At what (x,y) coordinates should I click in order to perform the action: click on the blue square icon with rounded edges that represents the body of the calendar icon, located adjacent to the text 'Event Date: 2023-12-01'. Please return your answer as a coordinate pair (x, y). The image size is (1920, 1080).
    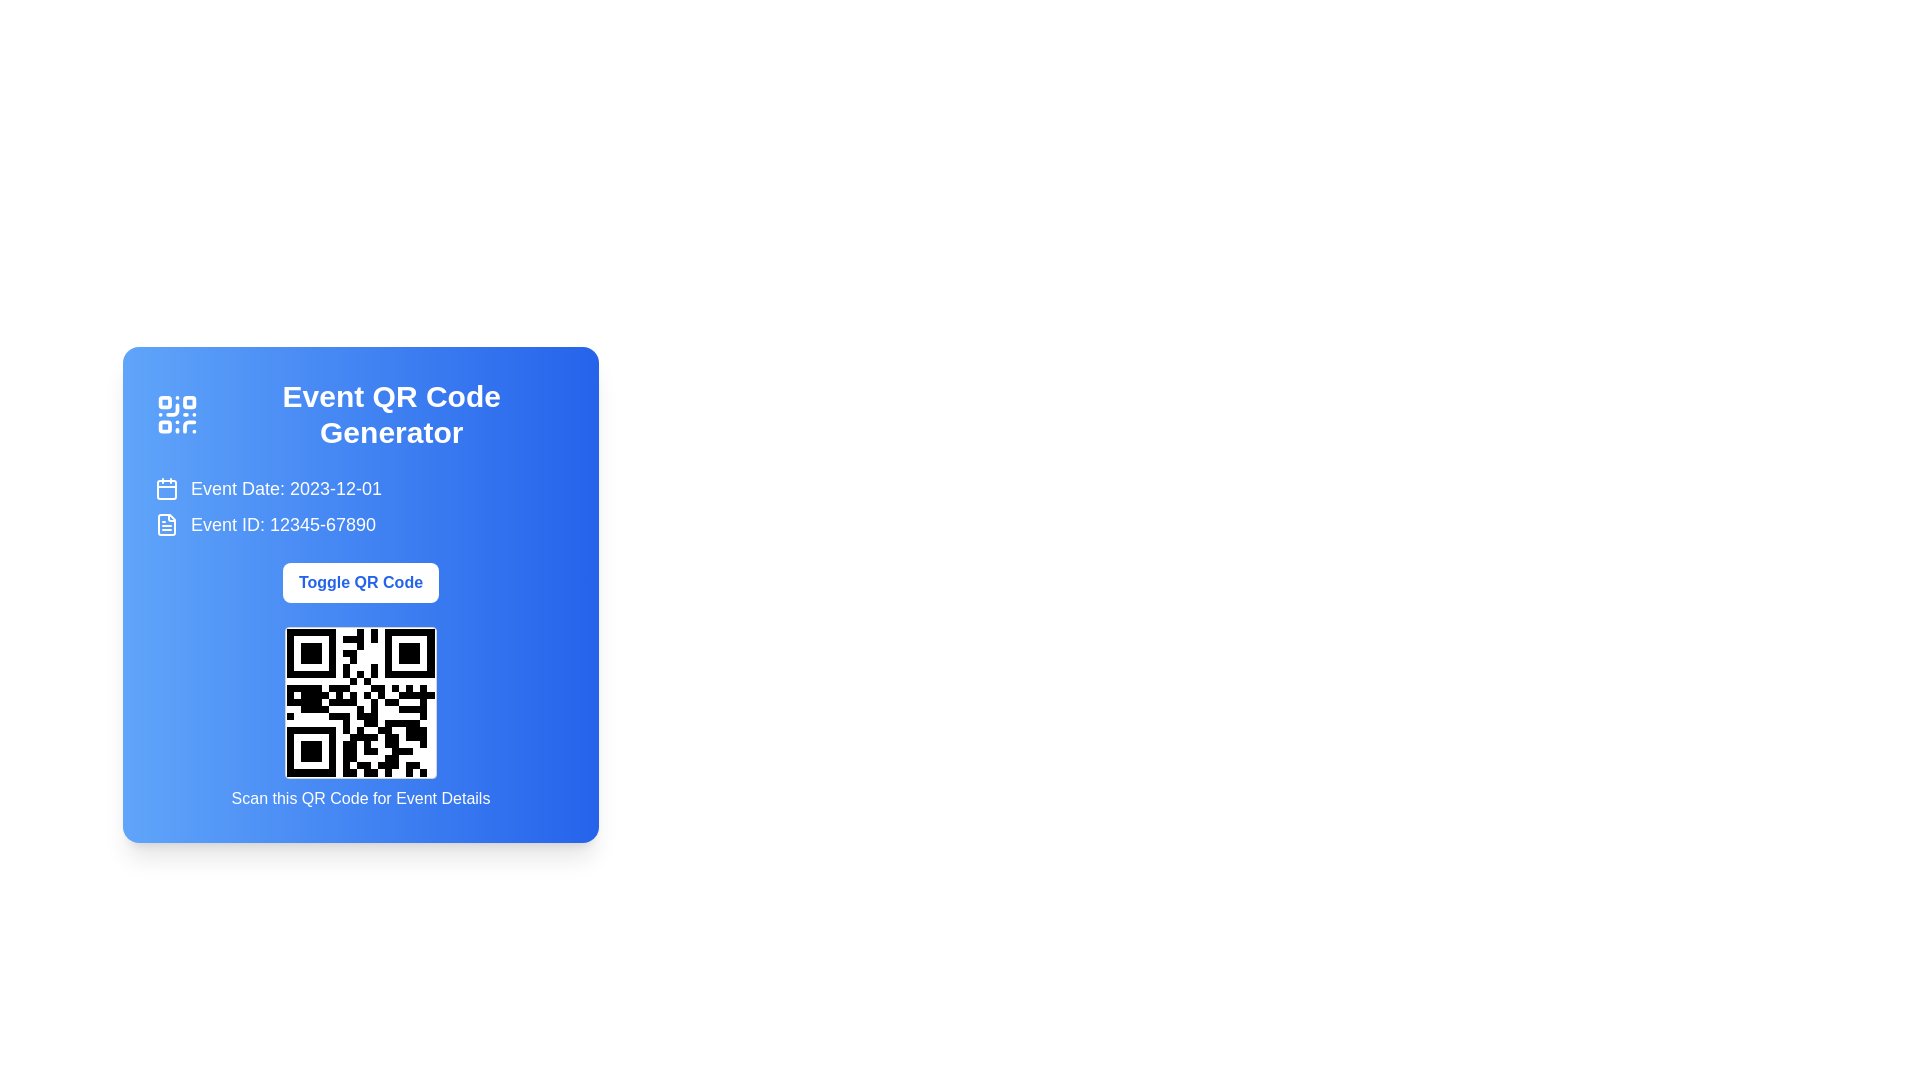
    Looking at the image, I should click on (167, 489).